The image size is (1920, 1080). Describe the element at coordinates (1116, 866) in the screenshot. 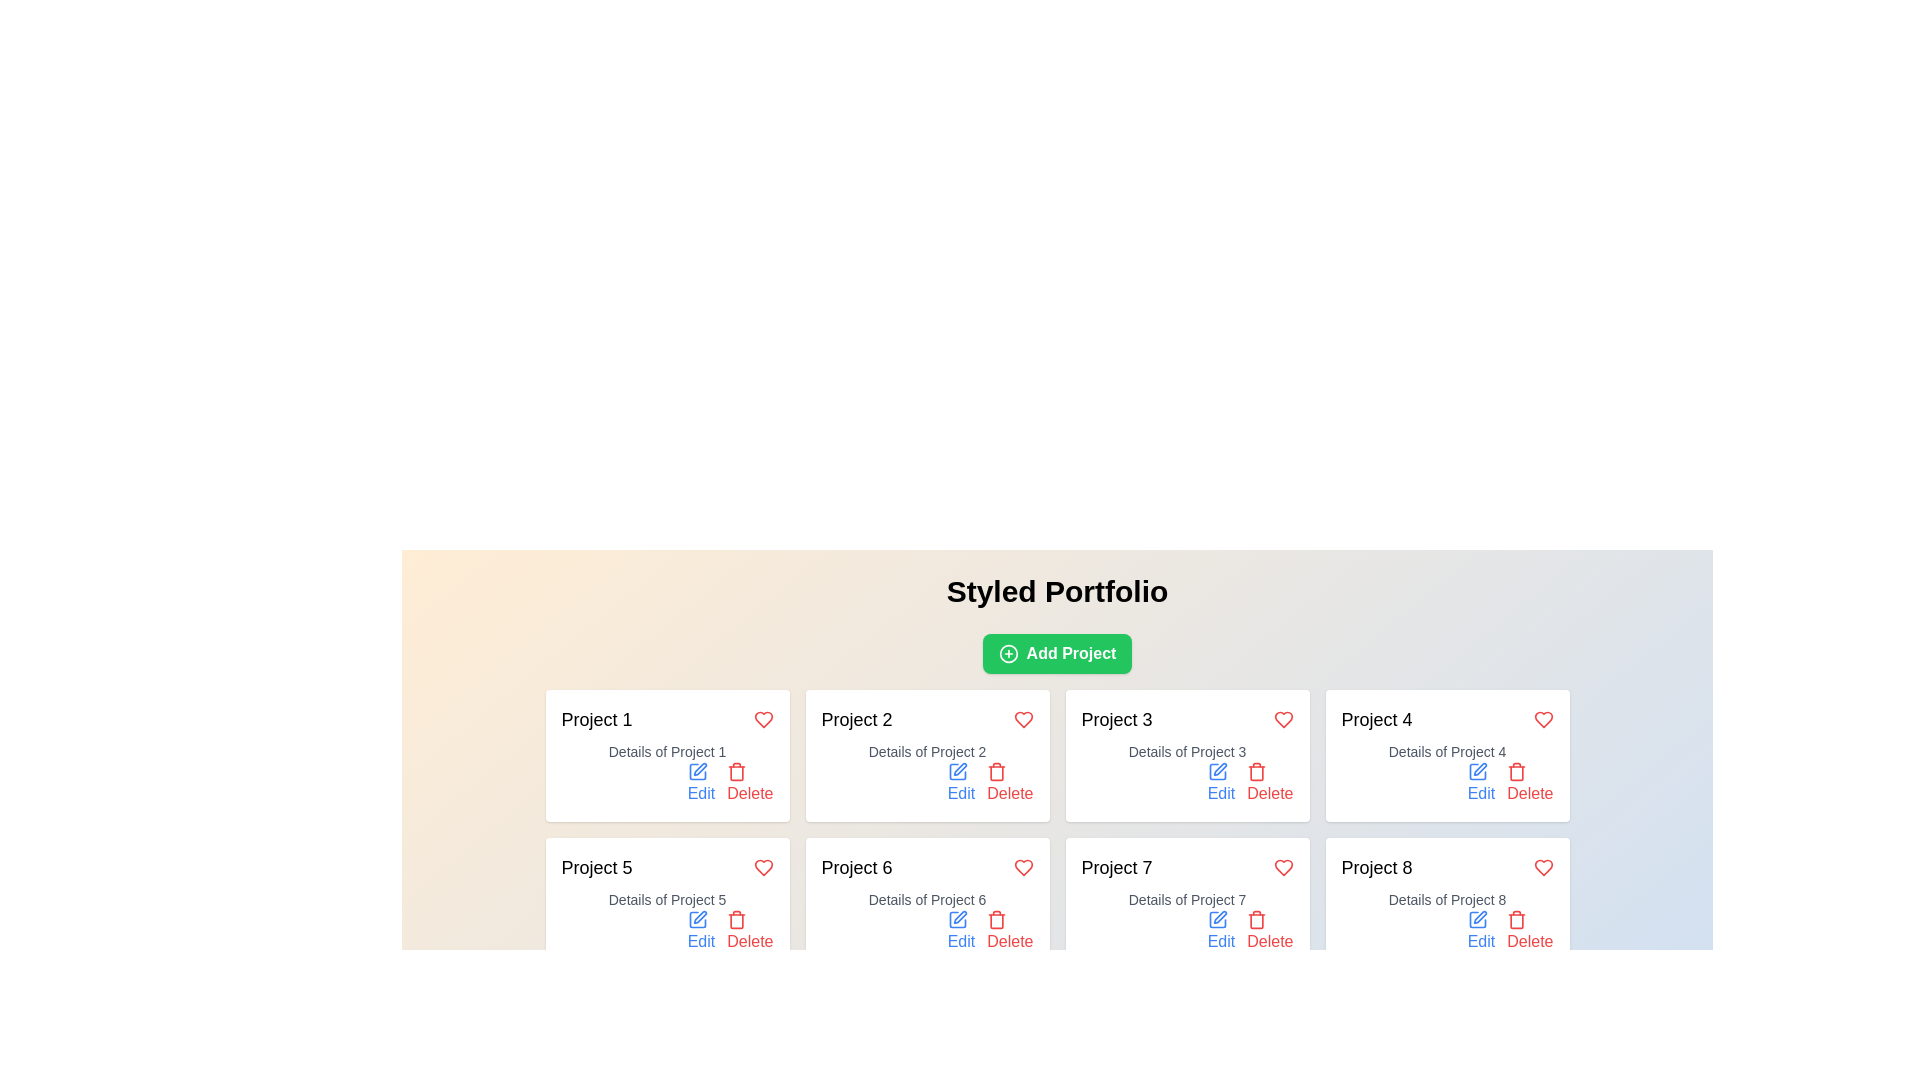

I see `the title text element that identifies the project, located in the second row and third column of the project card layout` at that location.